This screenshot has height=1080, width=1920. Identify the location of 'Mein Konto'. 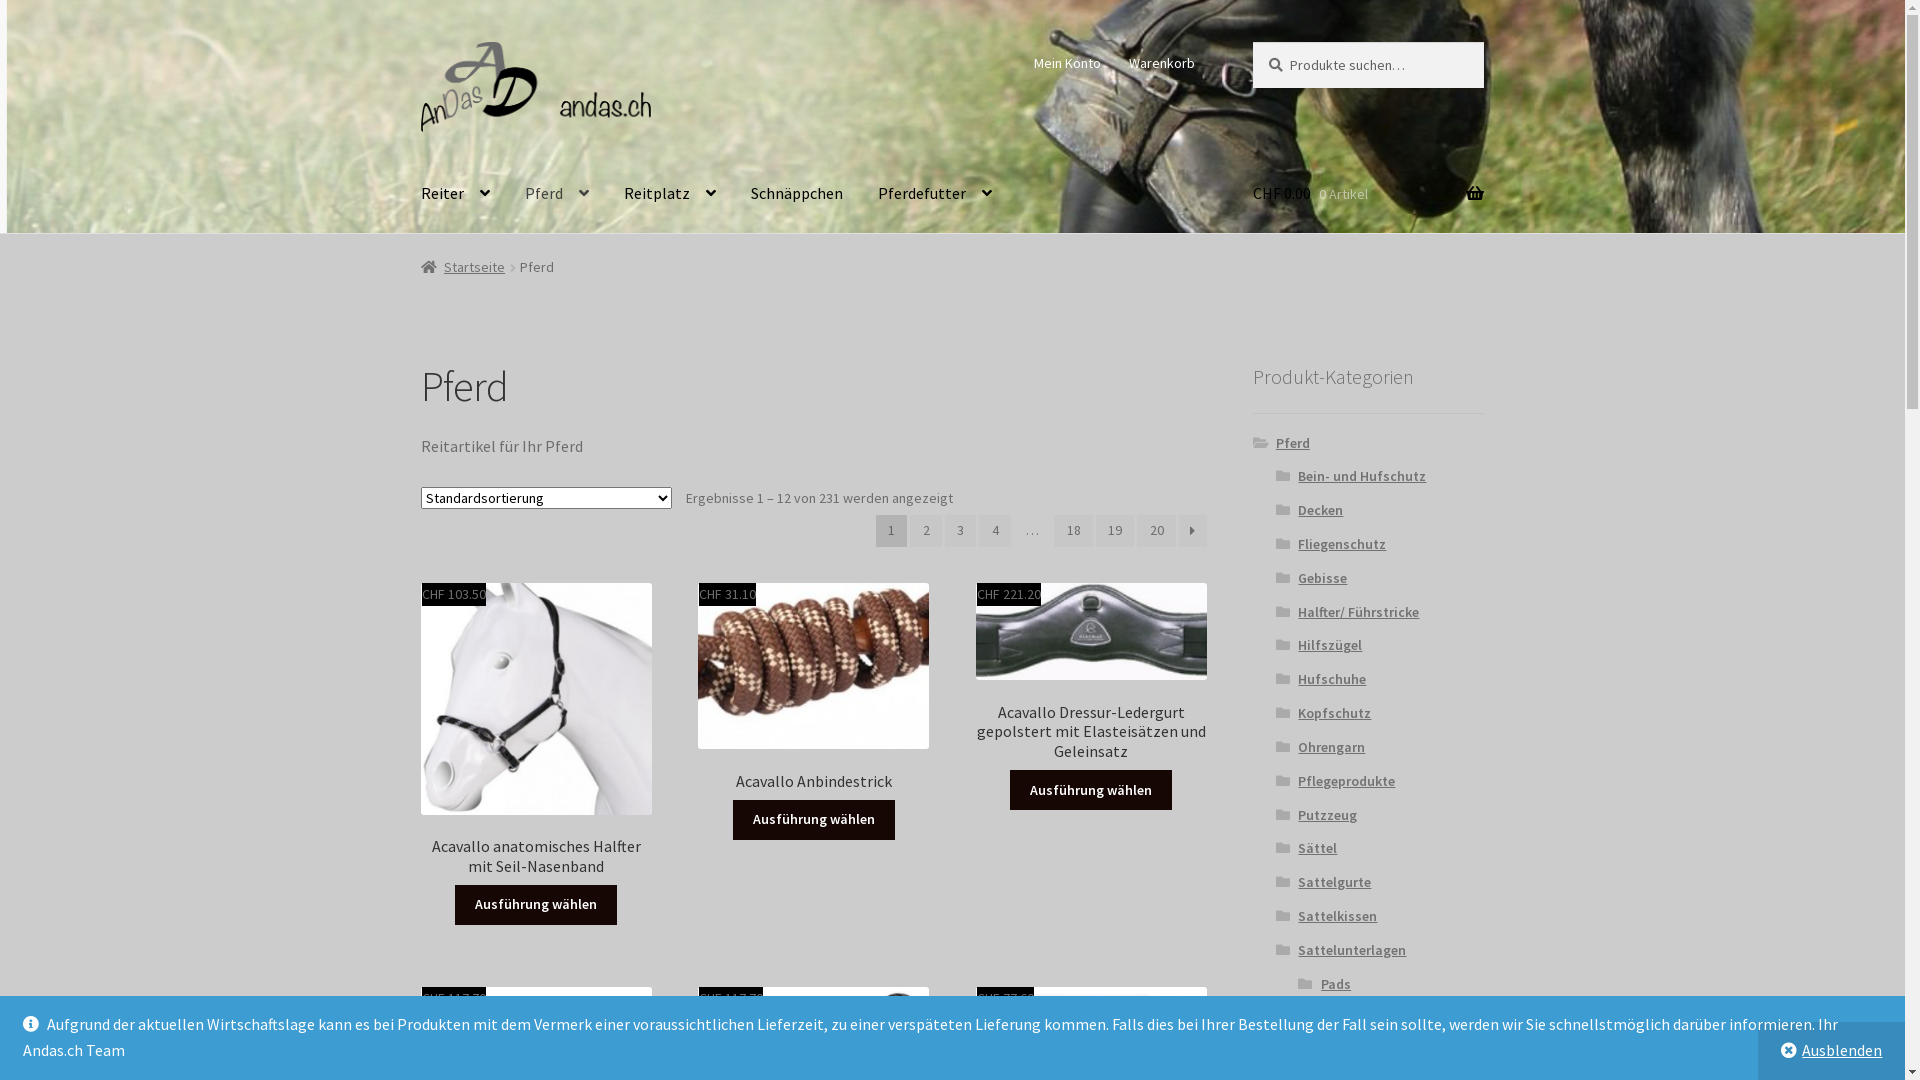
(1067, 61).